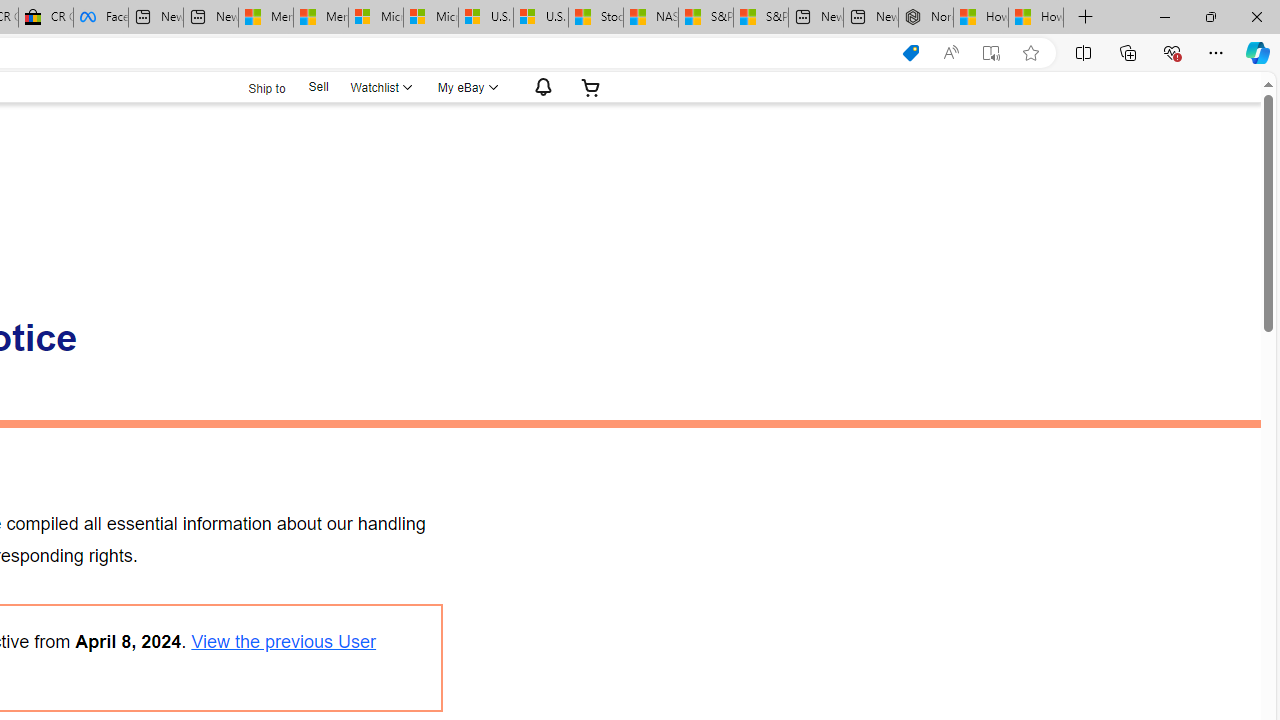 The image size is (1280, 720). Describe the element at coordinates (590, 86) in the screenshot. I see `'Your shopping cart'` at that location.